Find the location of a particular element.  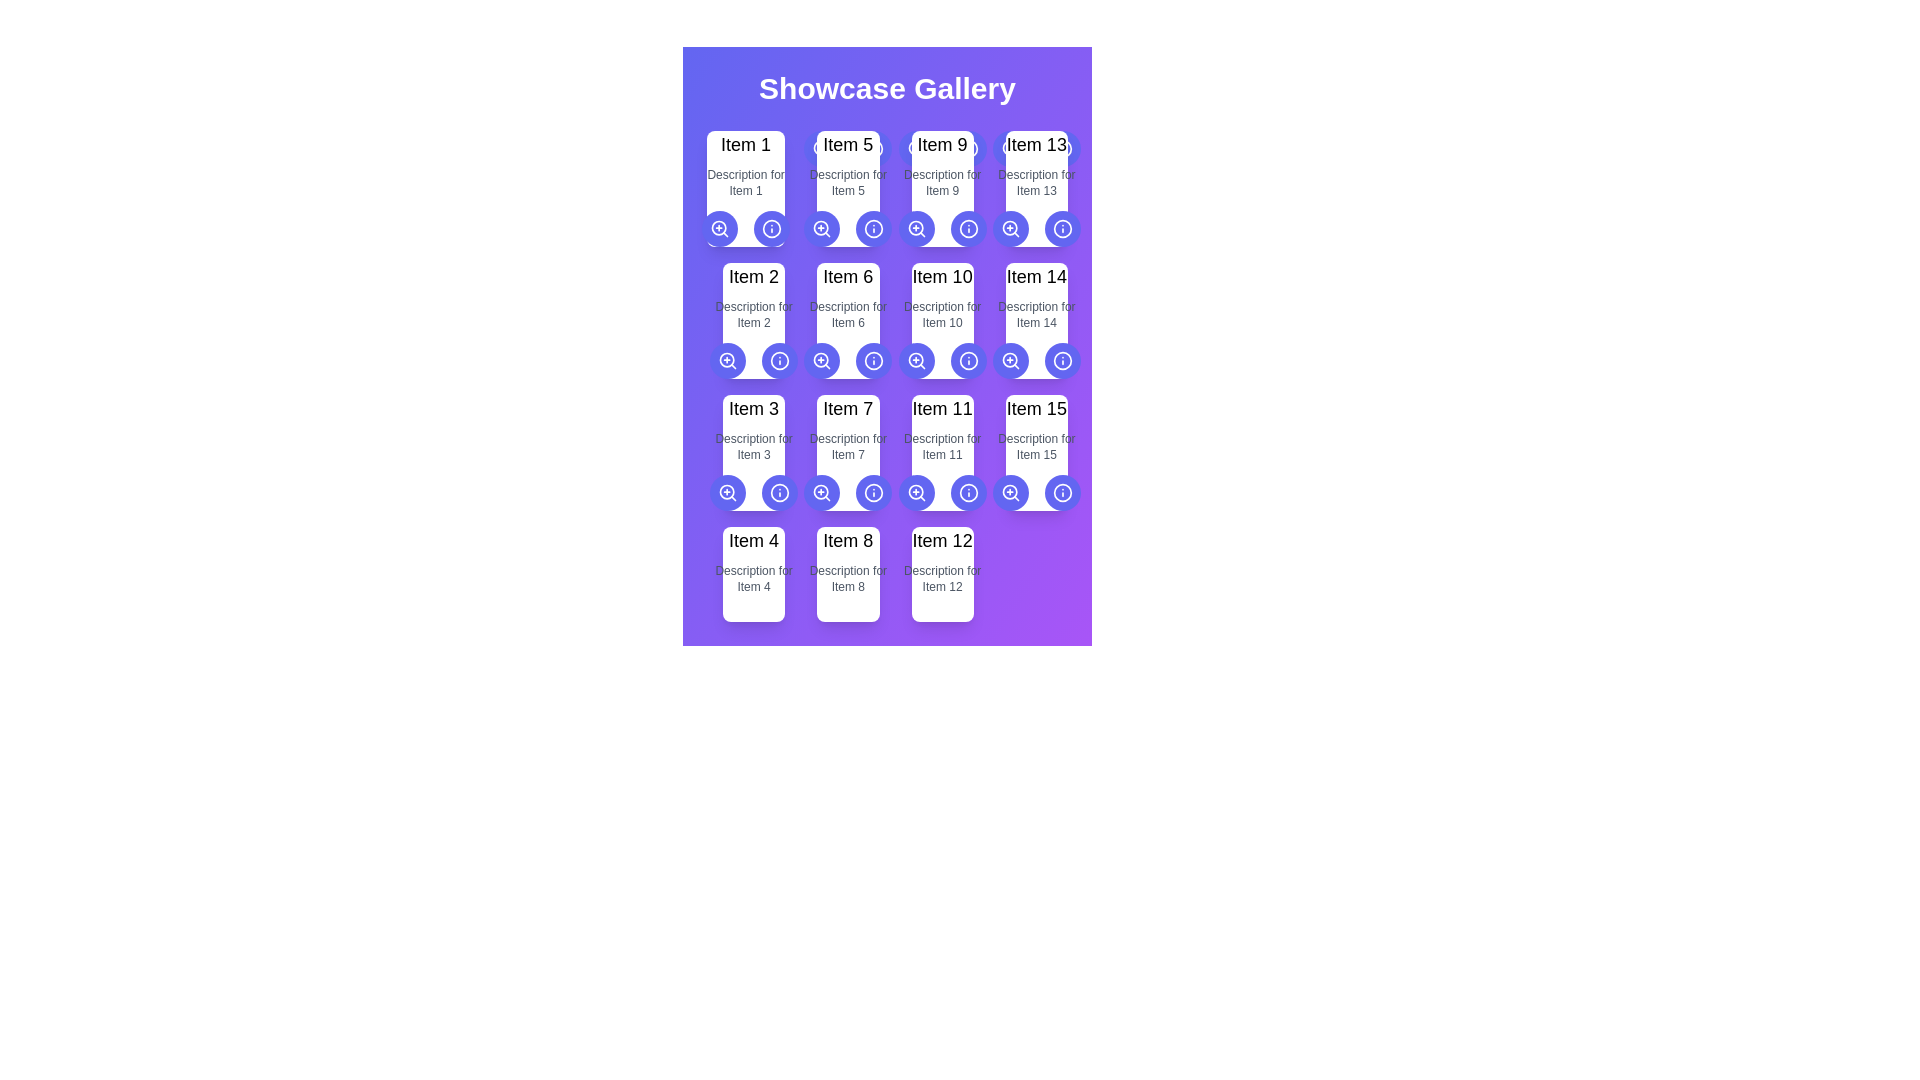

the information icon button located in the bottom right corner of the 'Item 11' card in the 'Showcase Gallery' is located at coordinates (968, 493).